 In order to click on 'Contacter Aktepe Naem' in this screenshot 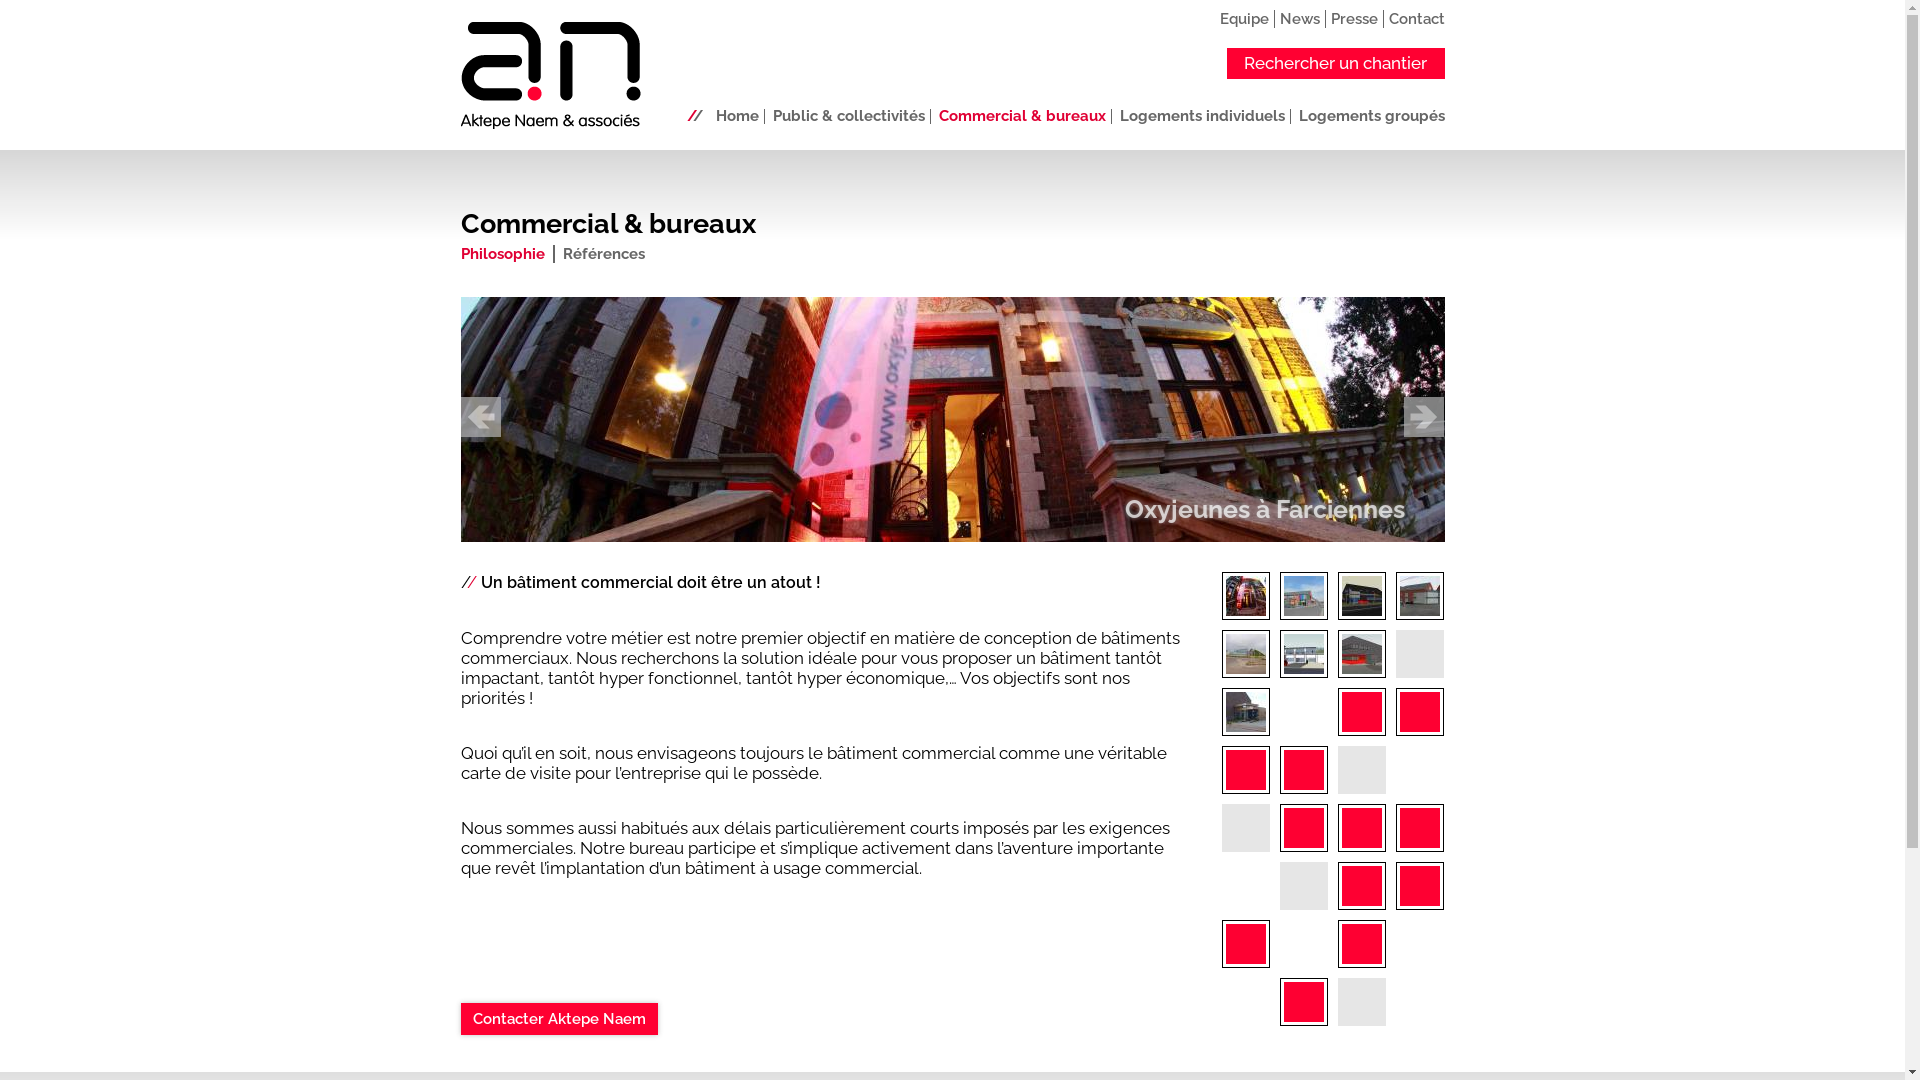, I will do `click(459, 1018)`.